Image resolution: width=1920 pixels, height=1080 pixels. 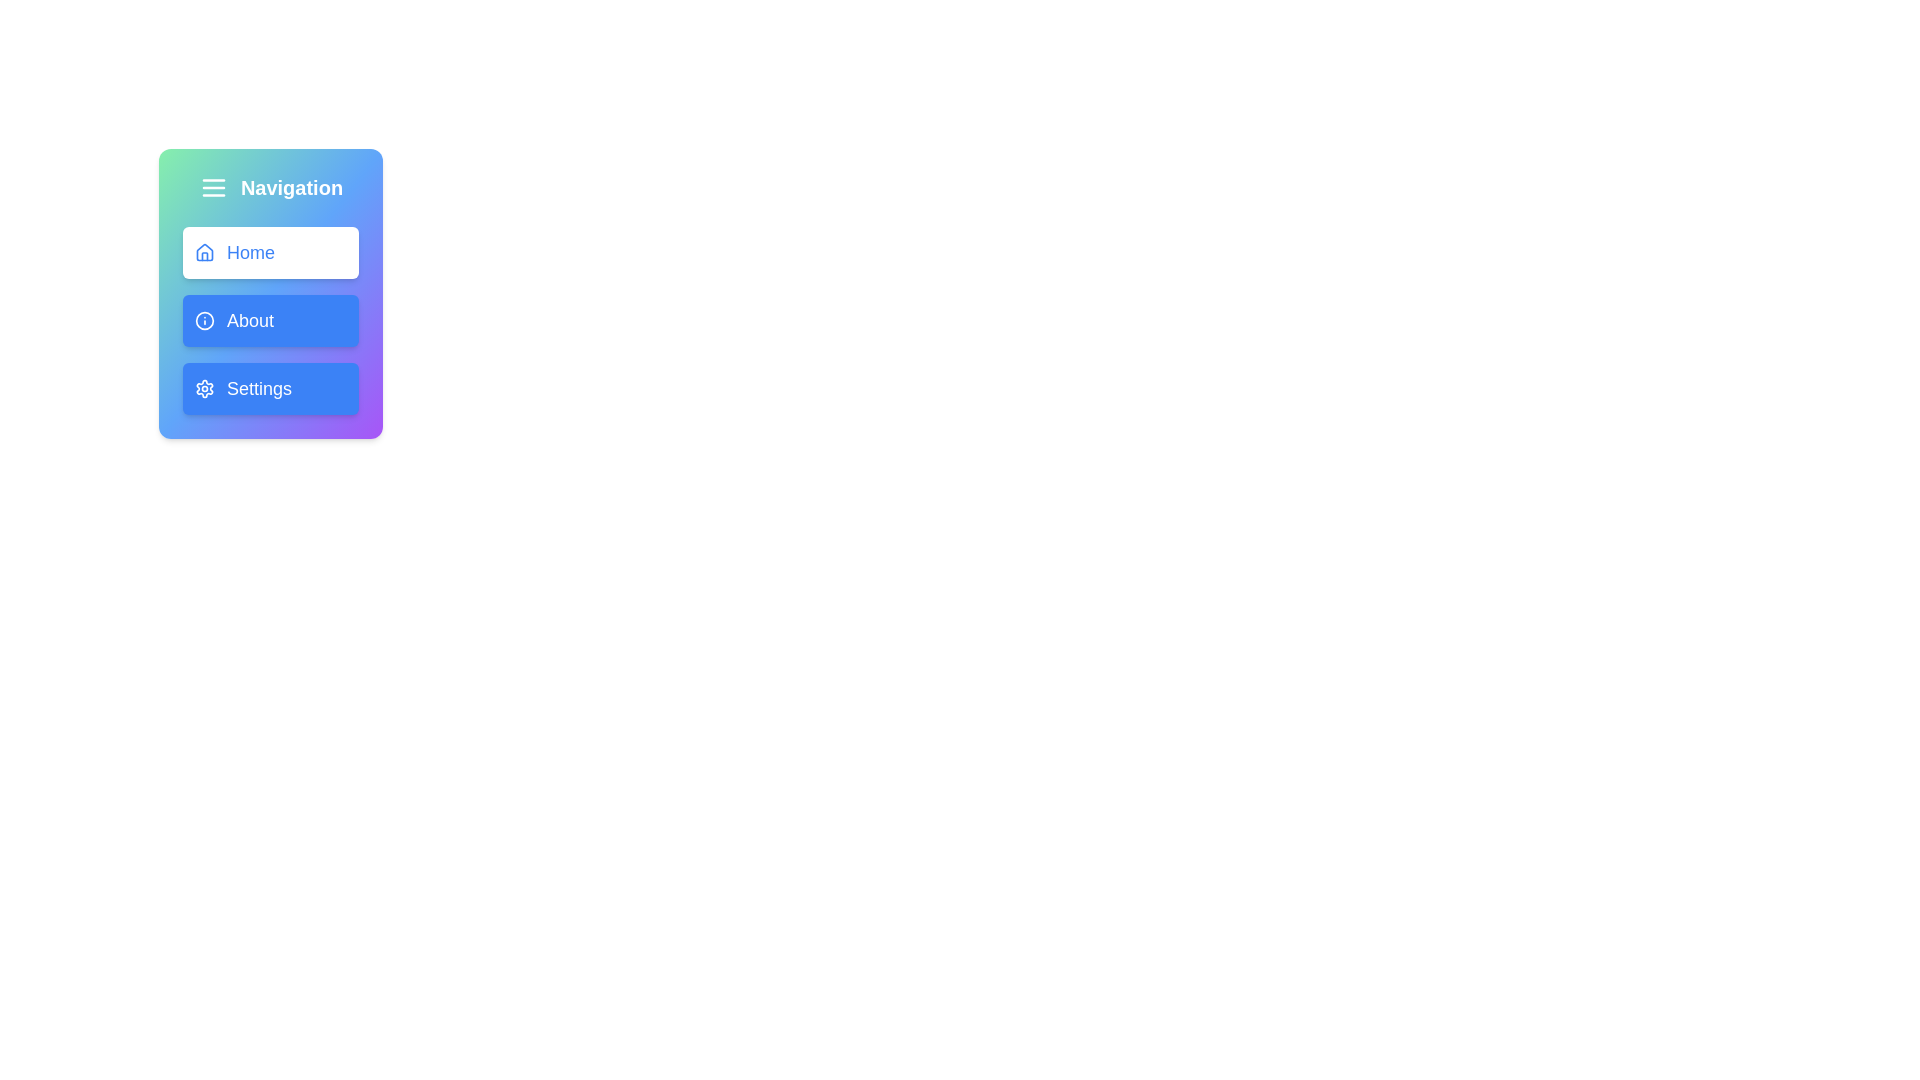 What do you see at coordinates (269, 252) in the screenshot?
I see `the 'Home' button, which is a rounded navigation button with a white background and blue text, positioned at the top of the vertically stacked navigation menu` at bounding box center [269, 252].